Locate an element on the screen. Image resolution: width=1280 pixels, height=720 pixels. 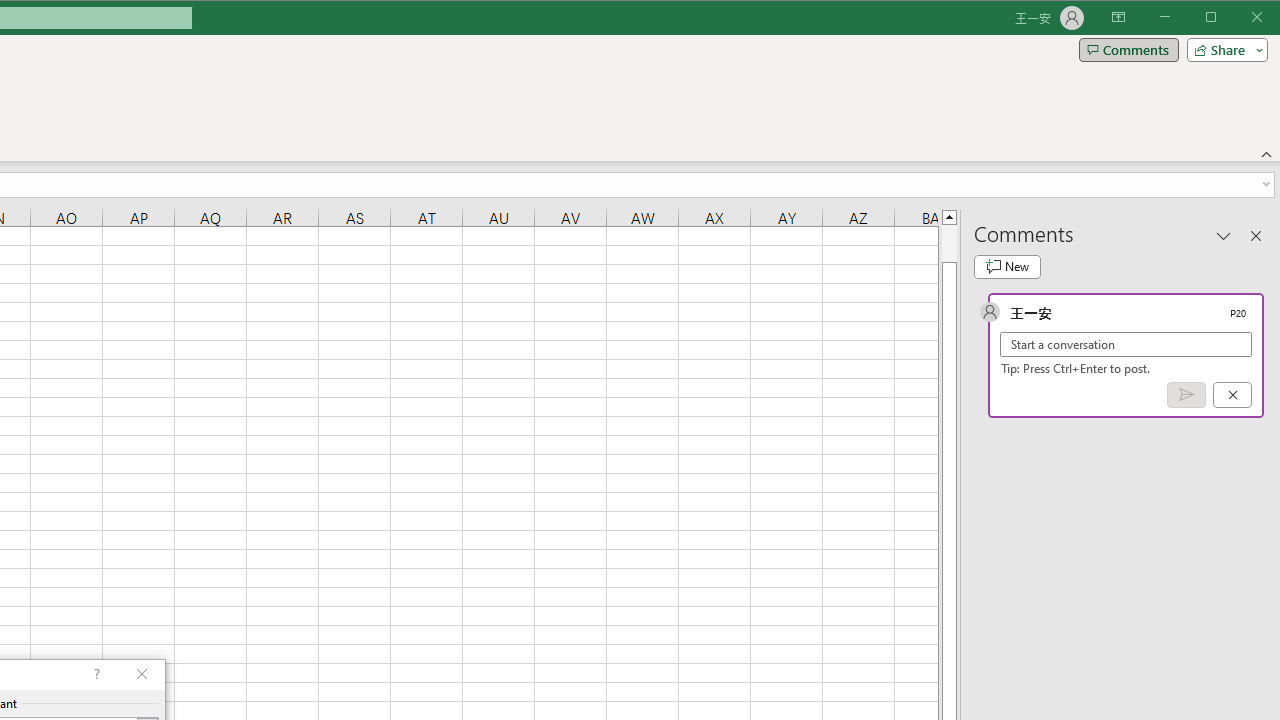
'Ribbon Display Options' is located at coordinates (1117, 18).